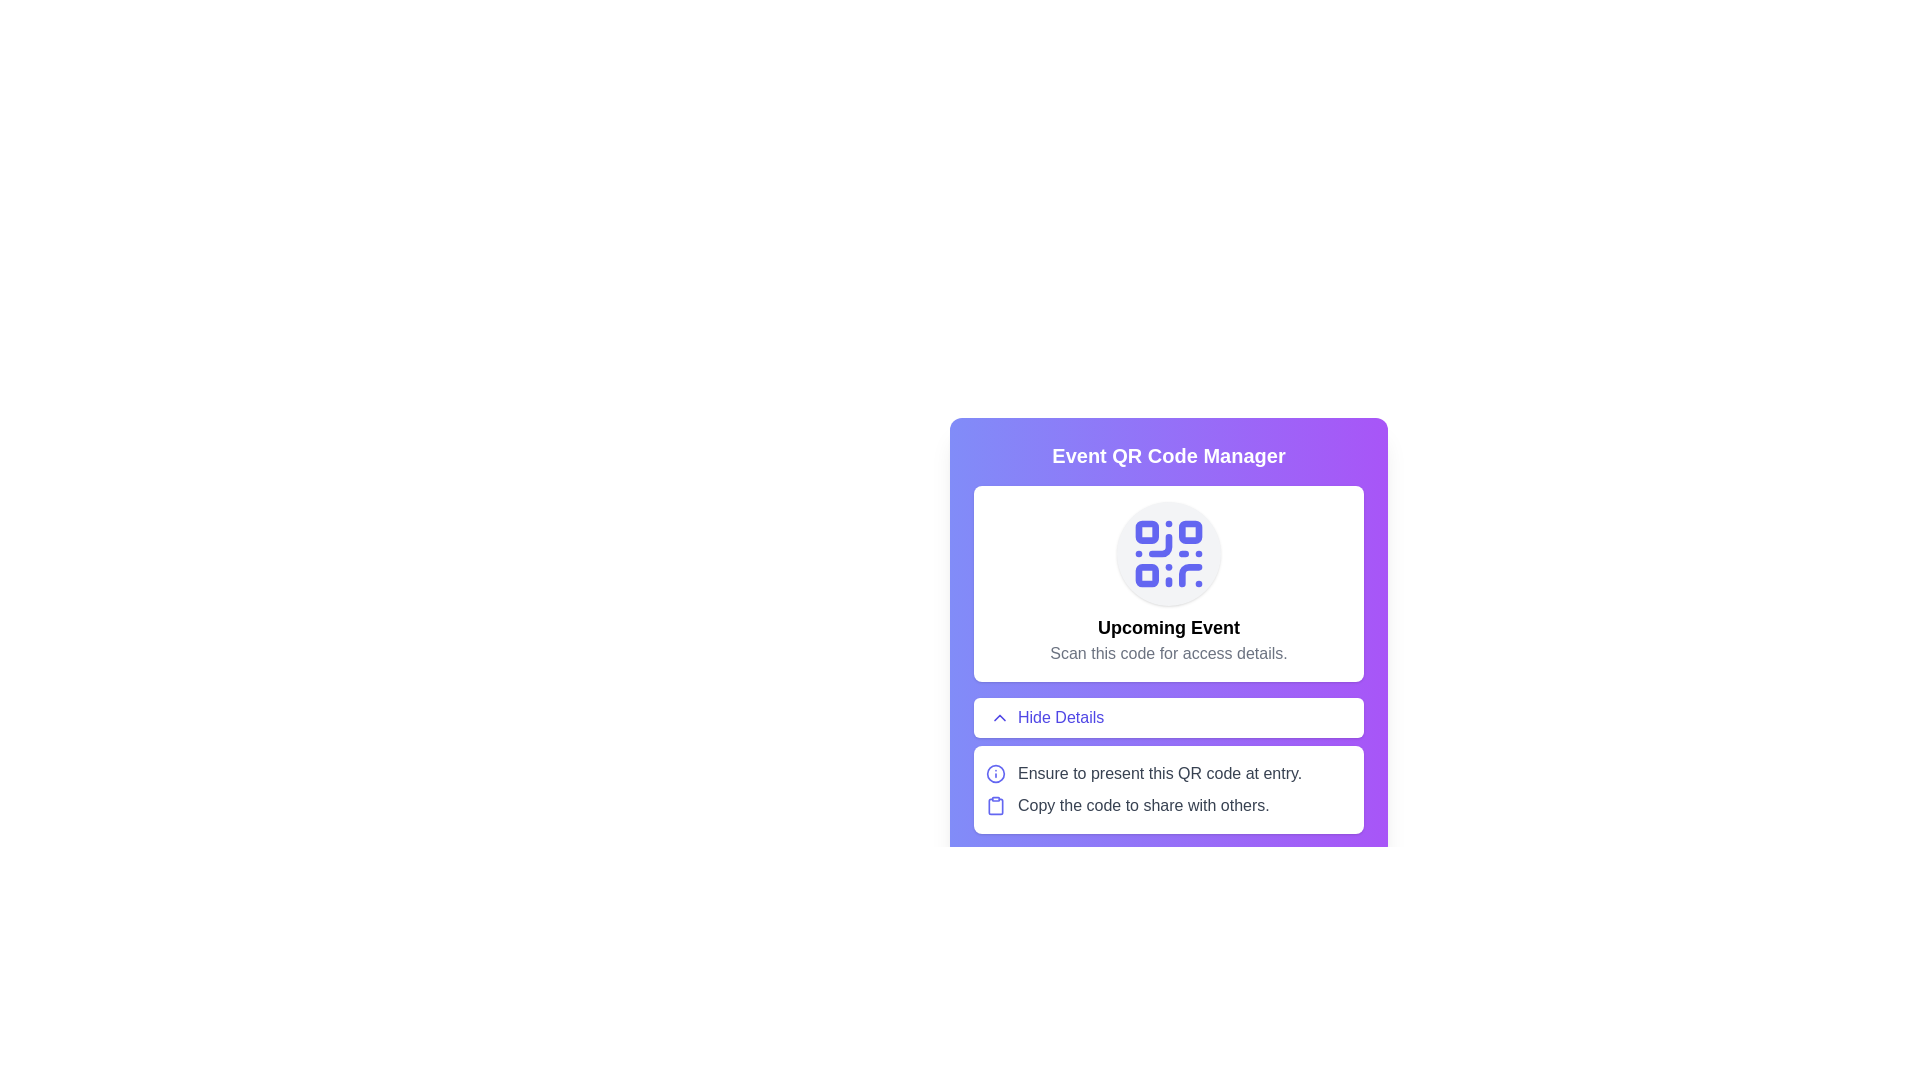  Describe the element at coordinates (1160, 773) in the screenshot. I see `instructional text displayed in the Text Display element located under the 'Event QR Code Manager' section, positioned between the 'Hide Details' button and the 'Copy the code to share with others' instruction` at that location.